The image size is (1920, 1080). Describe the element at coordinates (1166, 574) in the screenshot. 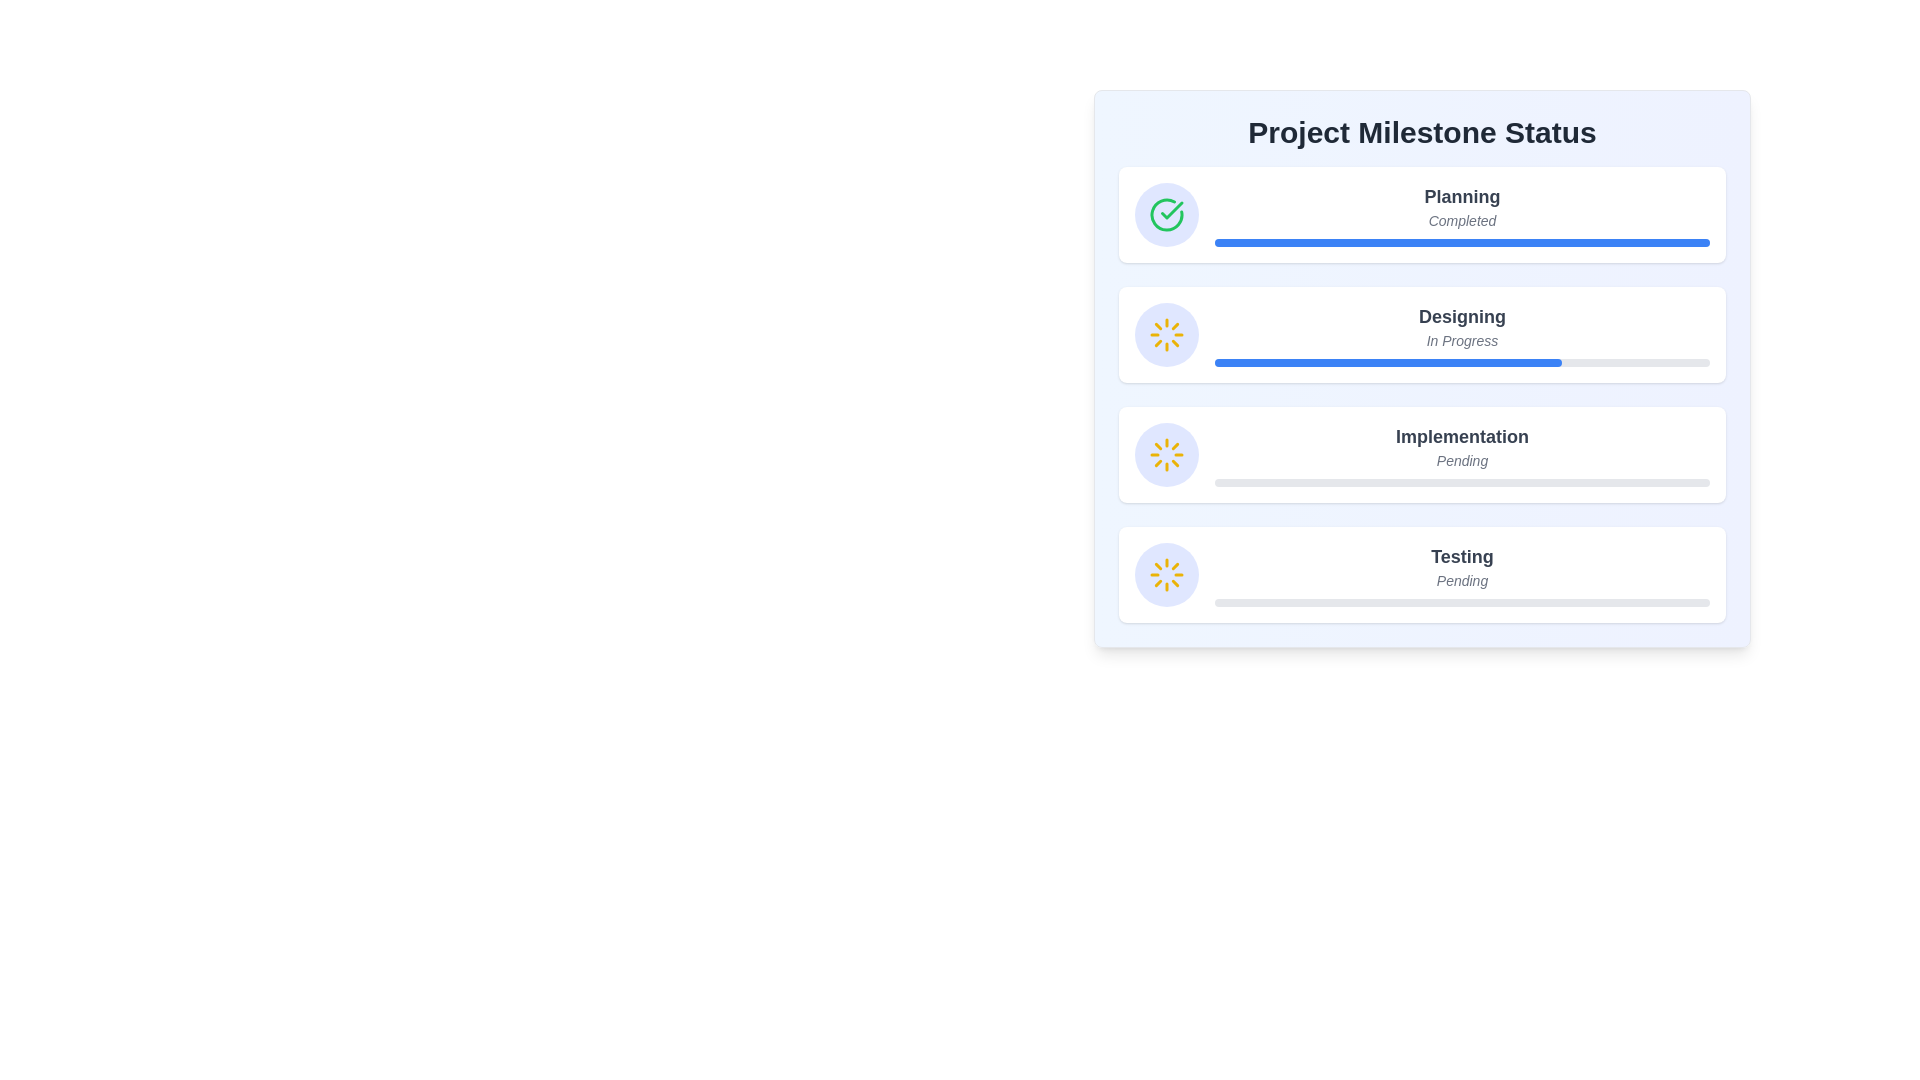

I see `the circular sunburst icon with yellow rays, which is the primary icon for the second entry in a vertical list of cards with a light blue background` at that location.